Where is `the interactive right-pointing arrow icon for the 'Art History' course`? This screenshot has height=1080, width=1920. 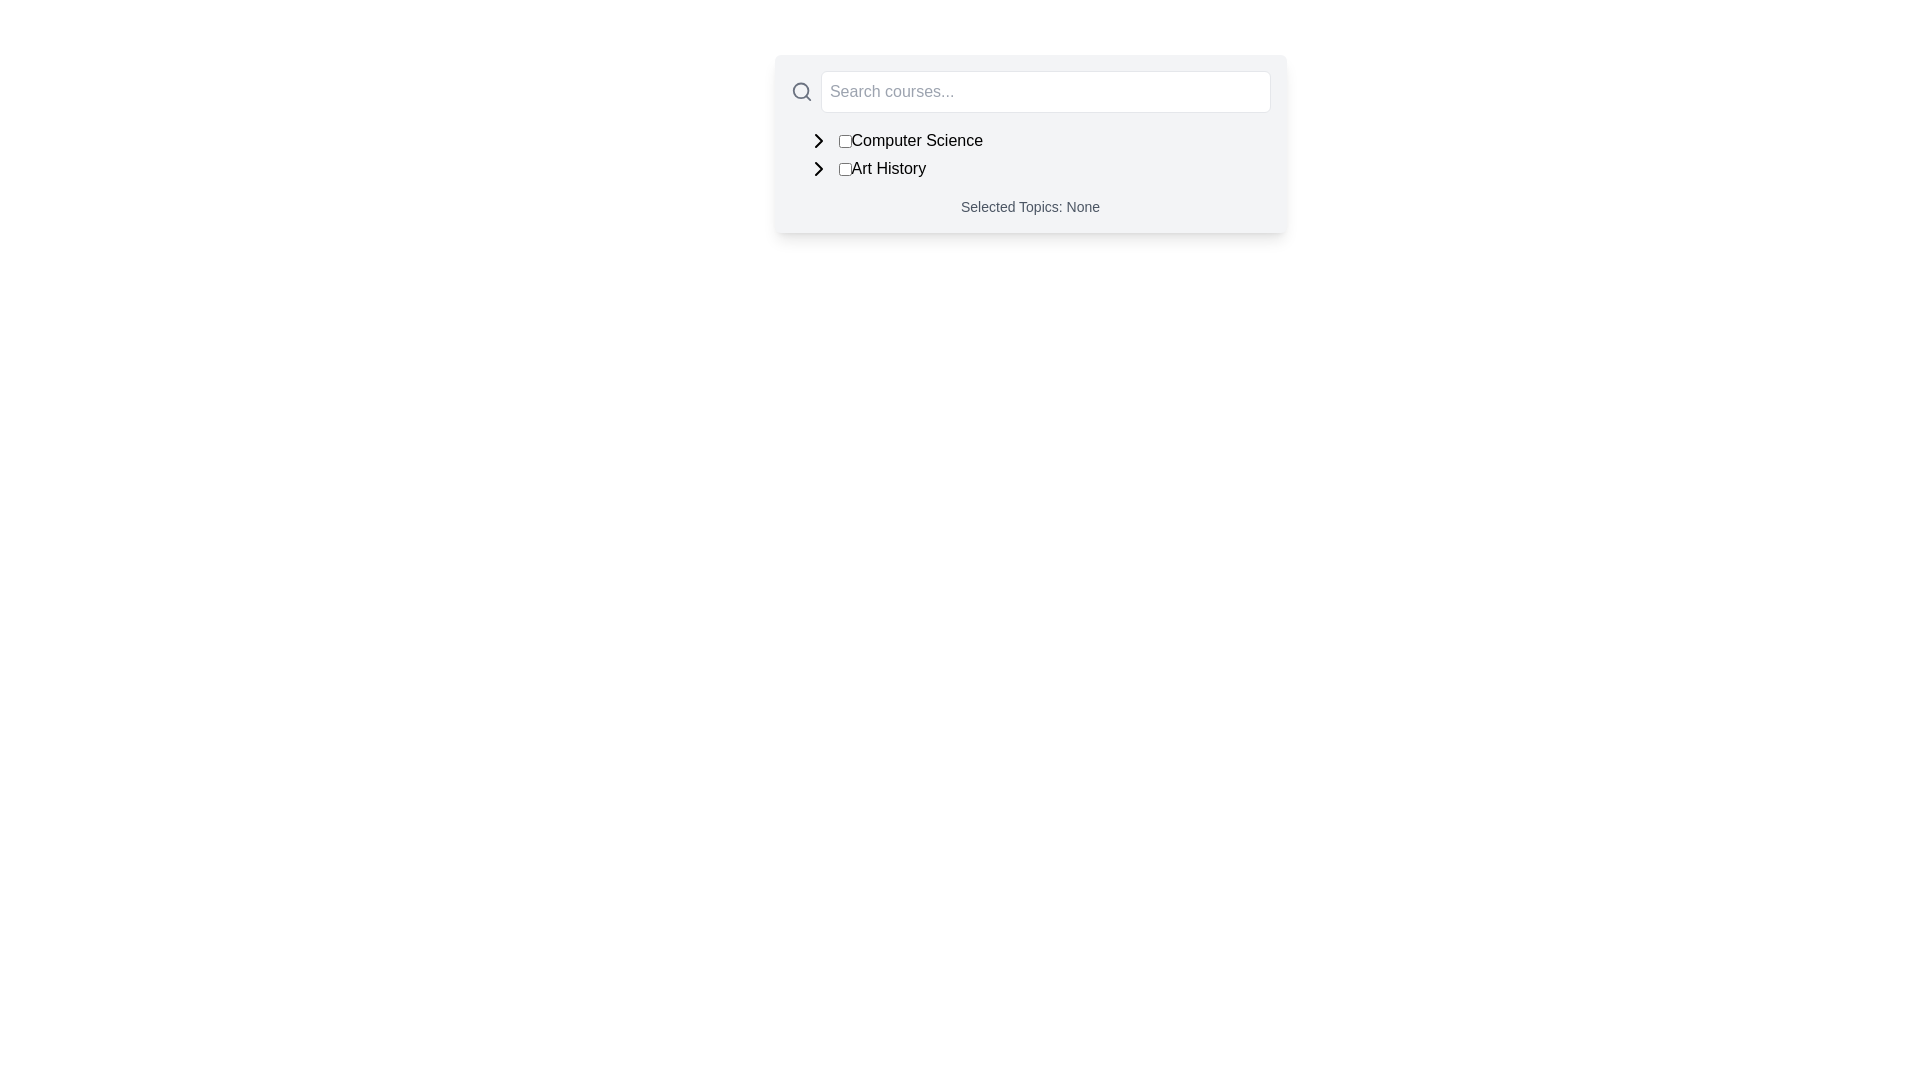
the interactive right-pointing arrow icon for the 'Art History' course is located at coordinates (818, 168).